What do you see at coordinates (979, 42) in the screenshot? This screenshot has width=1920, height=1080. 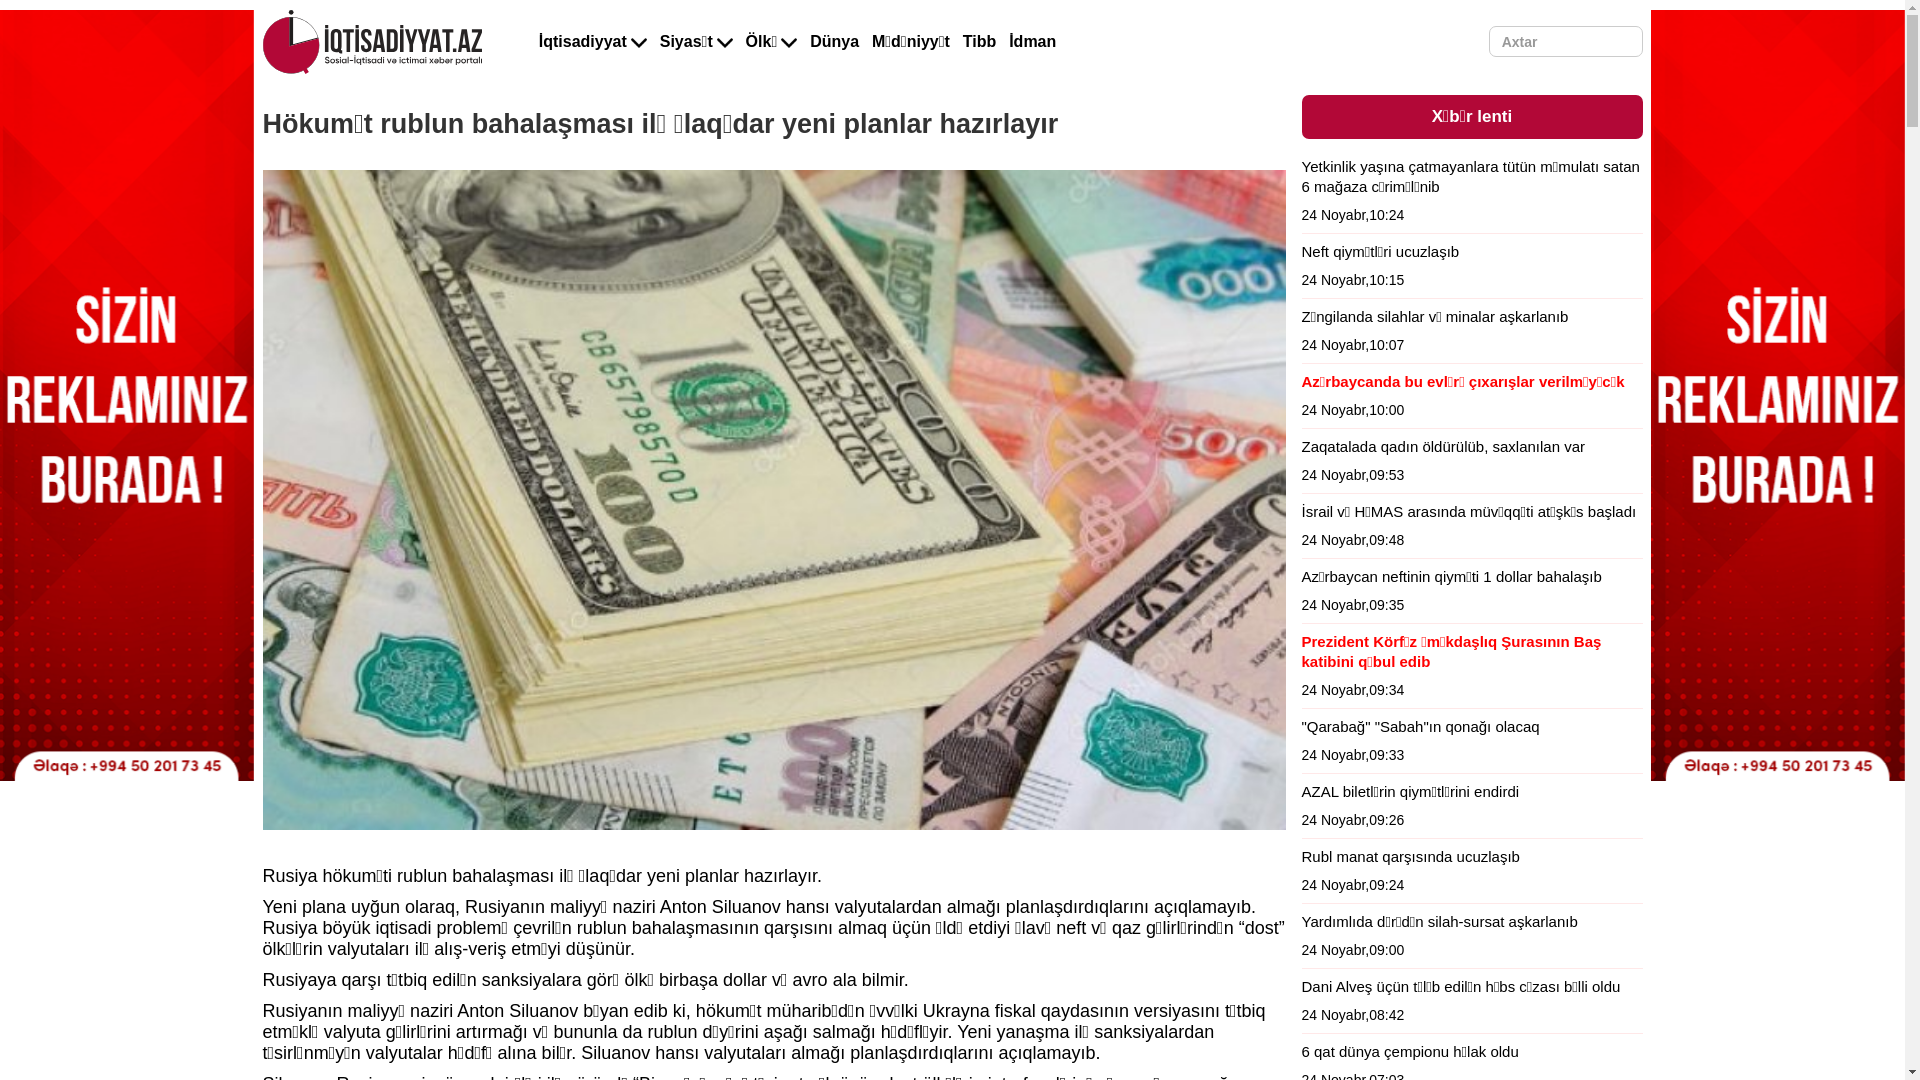 I see `'Tibb'` at bounding box center [979, 42].